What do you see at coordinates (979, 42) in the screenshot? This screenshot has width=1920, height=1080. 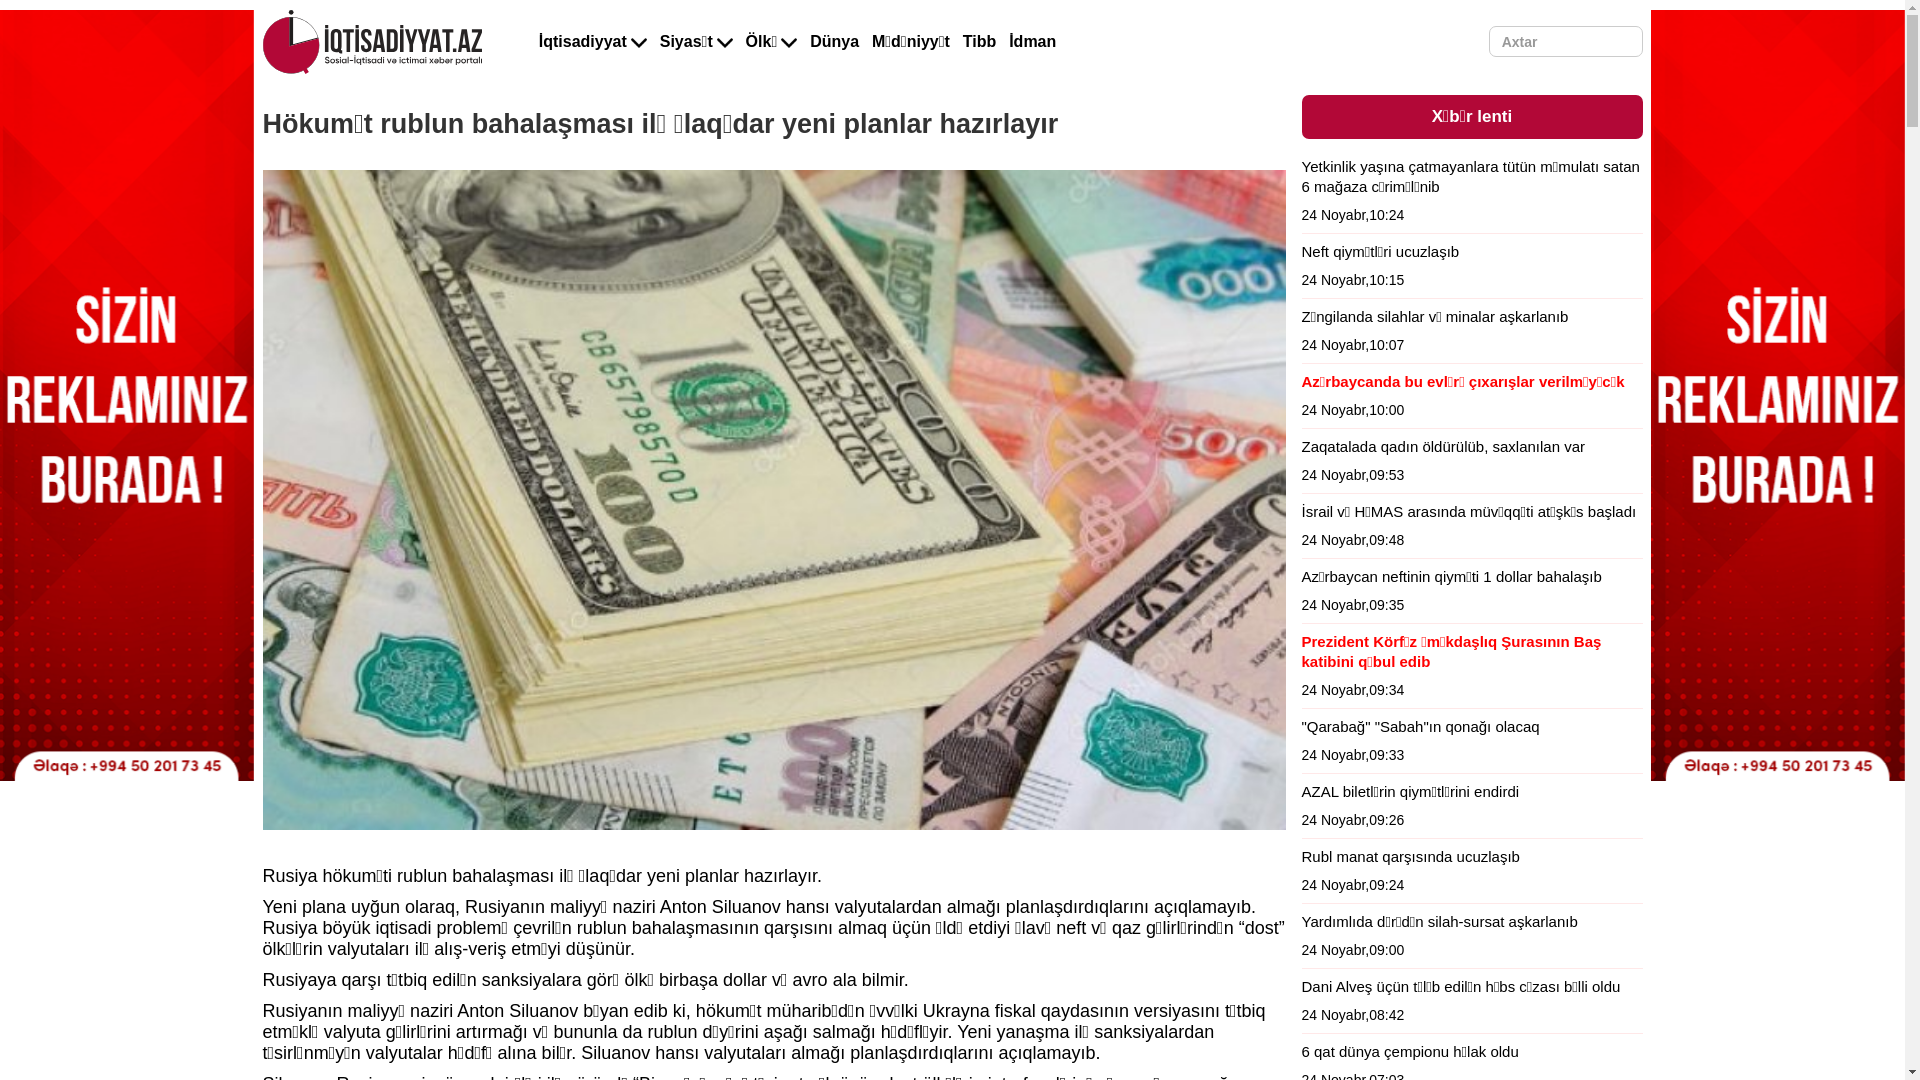 I see `'Tibb'` at bounding box center [979, 42].